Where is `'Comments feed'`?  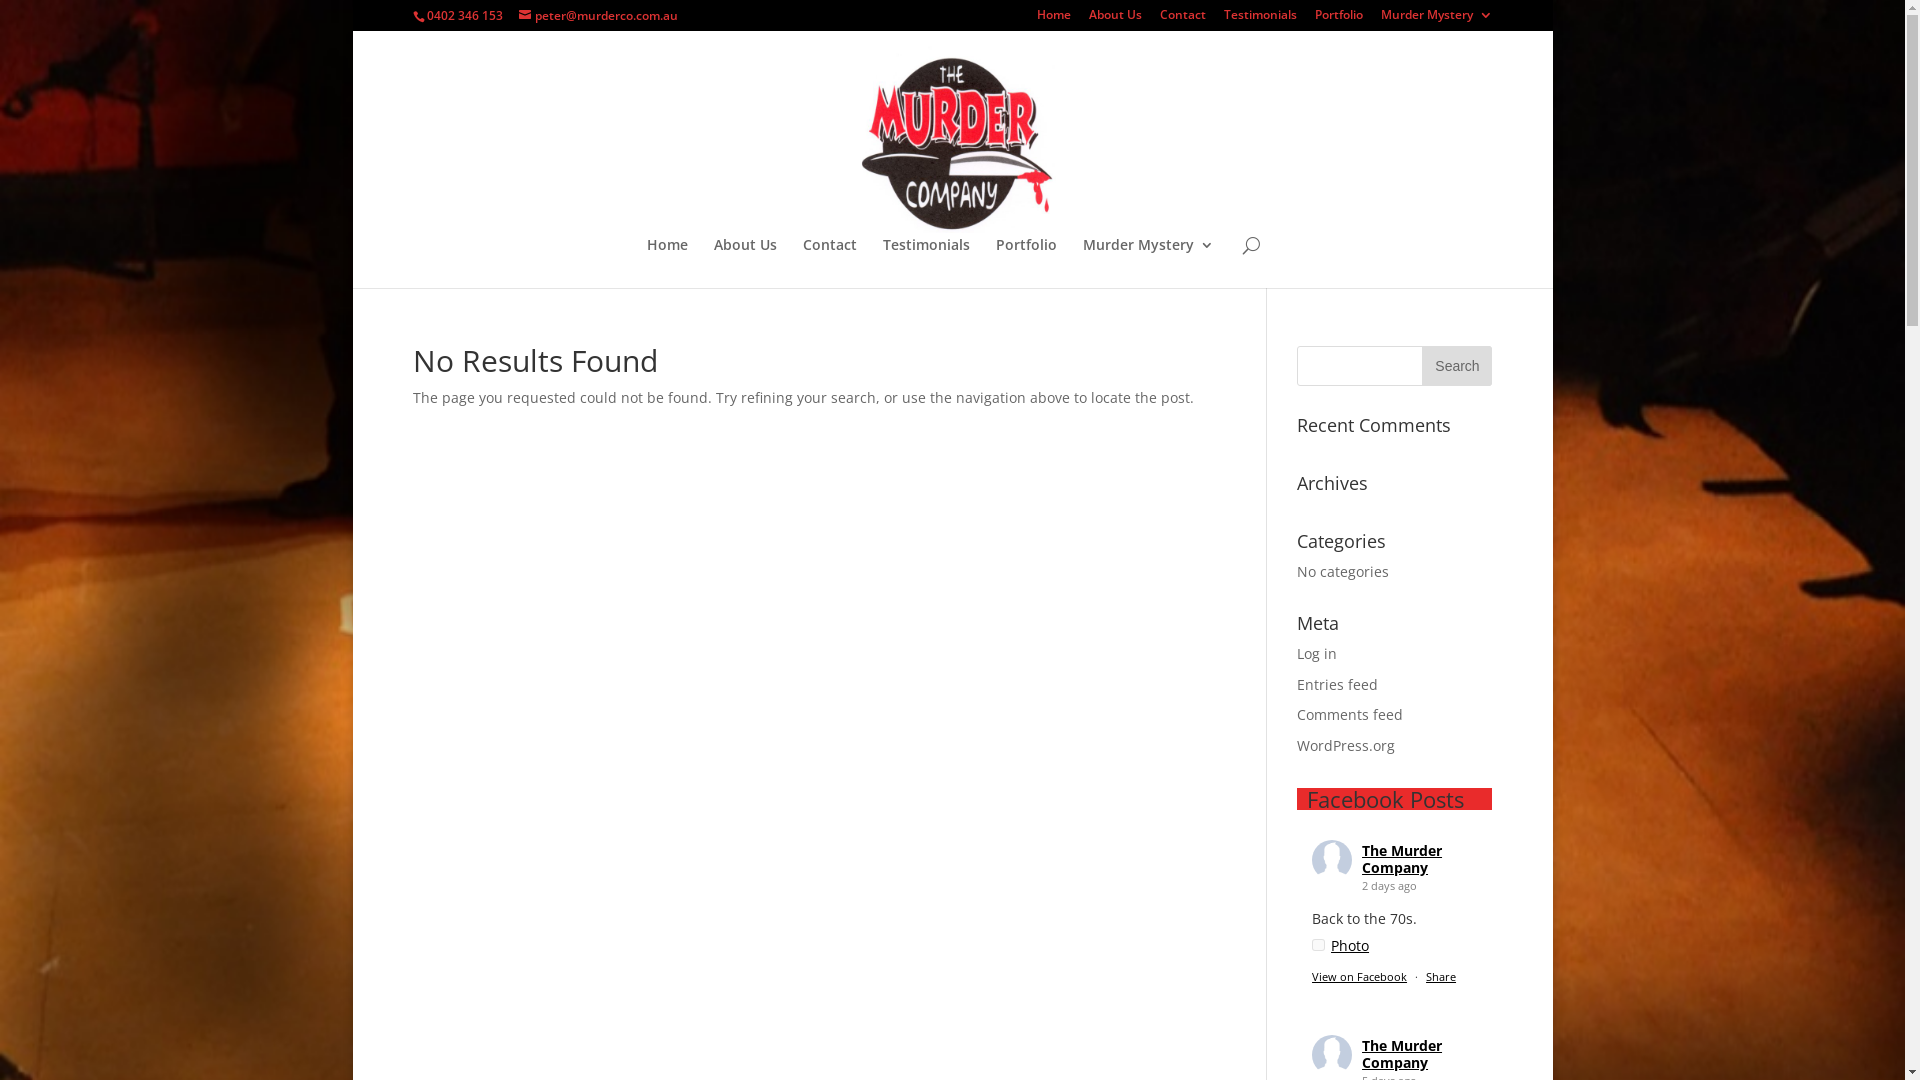
'Comments feed' is located at coordinates (1349, 713).